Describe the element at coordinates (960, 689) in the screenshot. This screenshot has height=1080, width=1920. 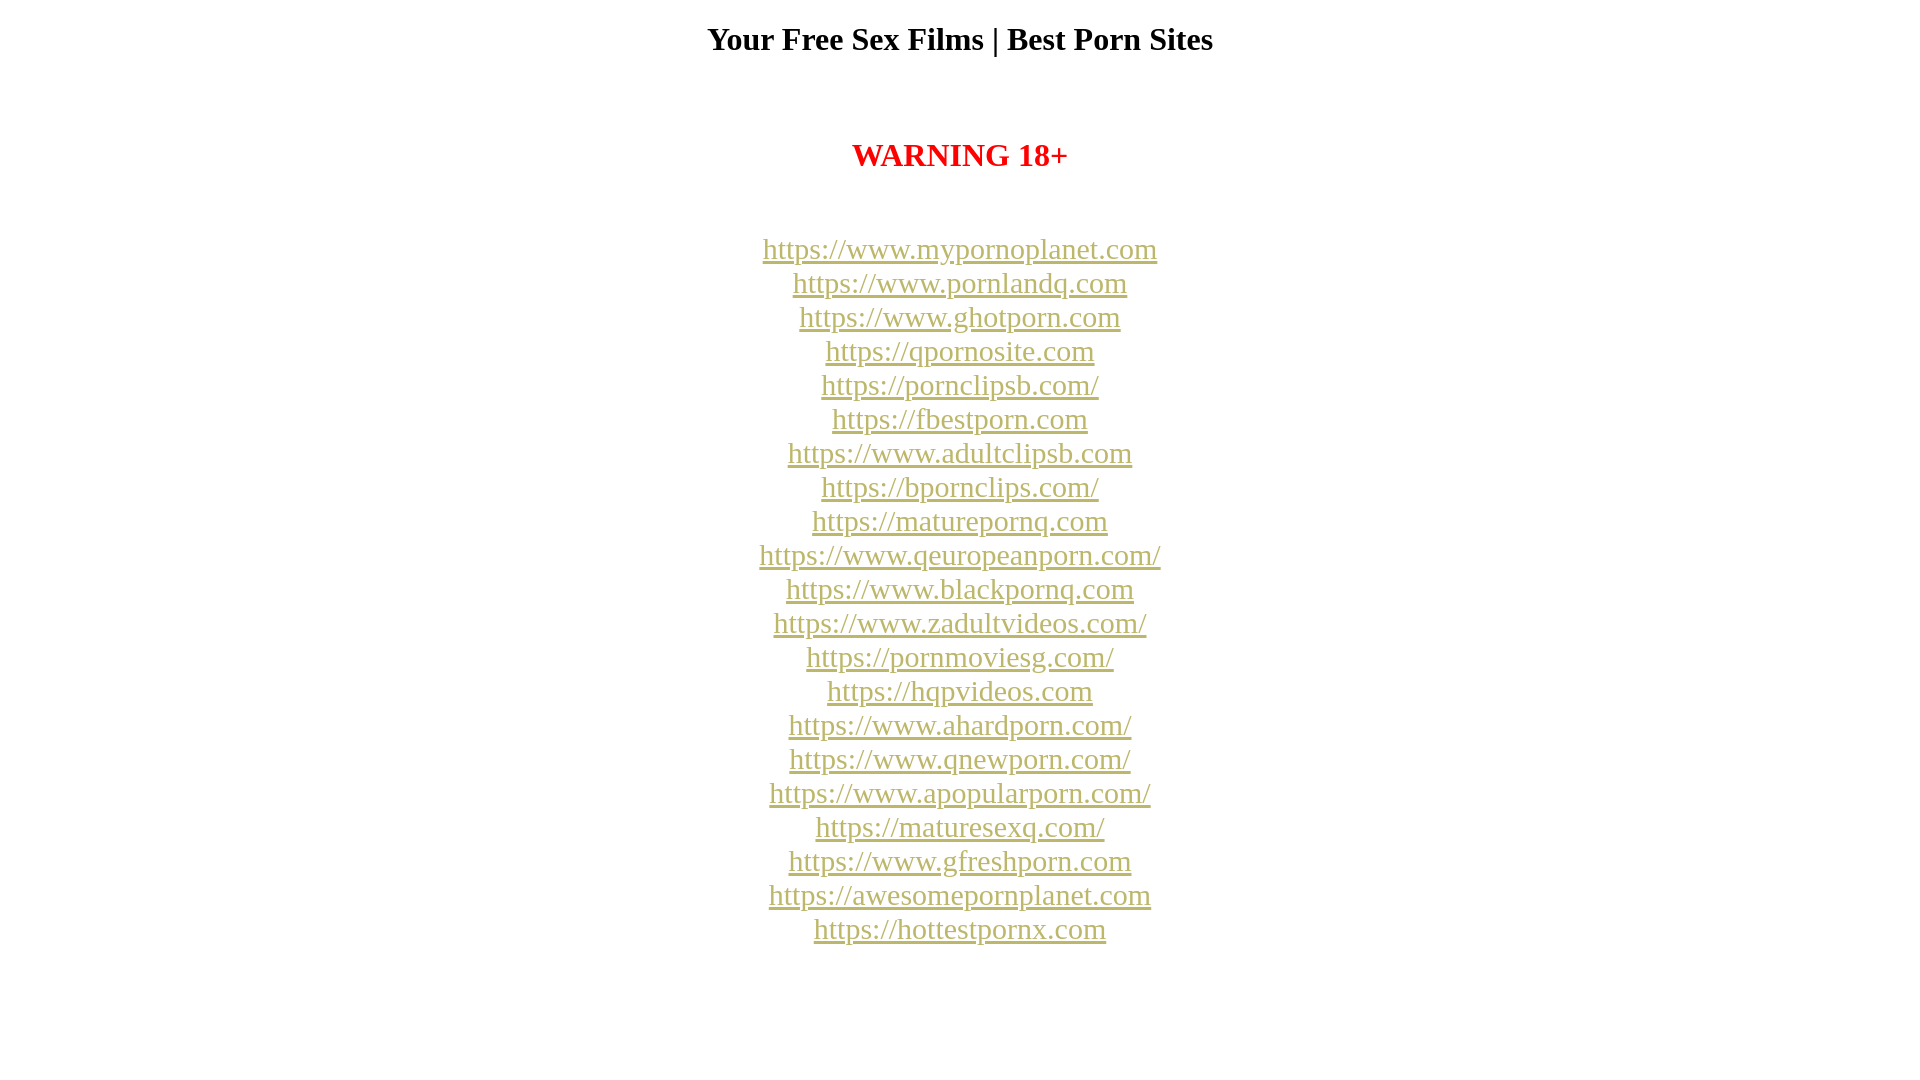
I see `'https://hqpvideos.com'` at that location.